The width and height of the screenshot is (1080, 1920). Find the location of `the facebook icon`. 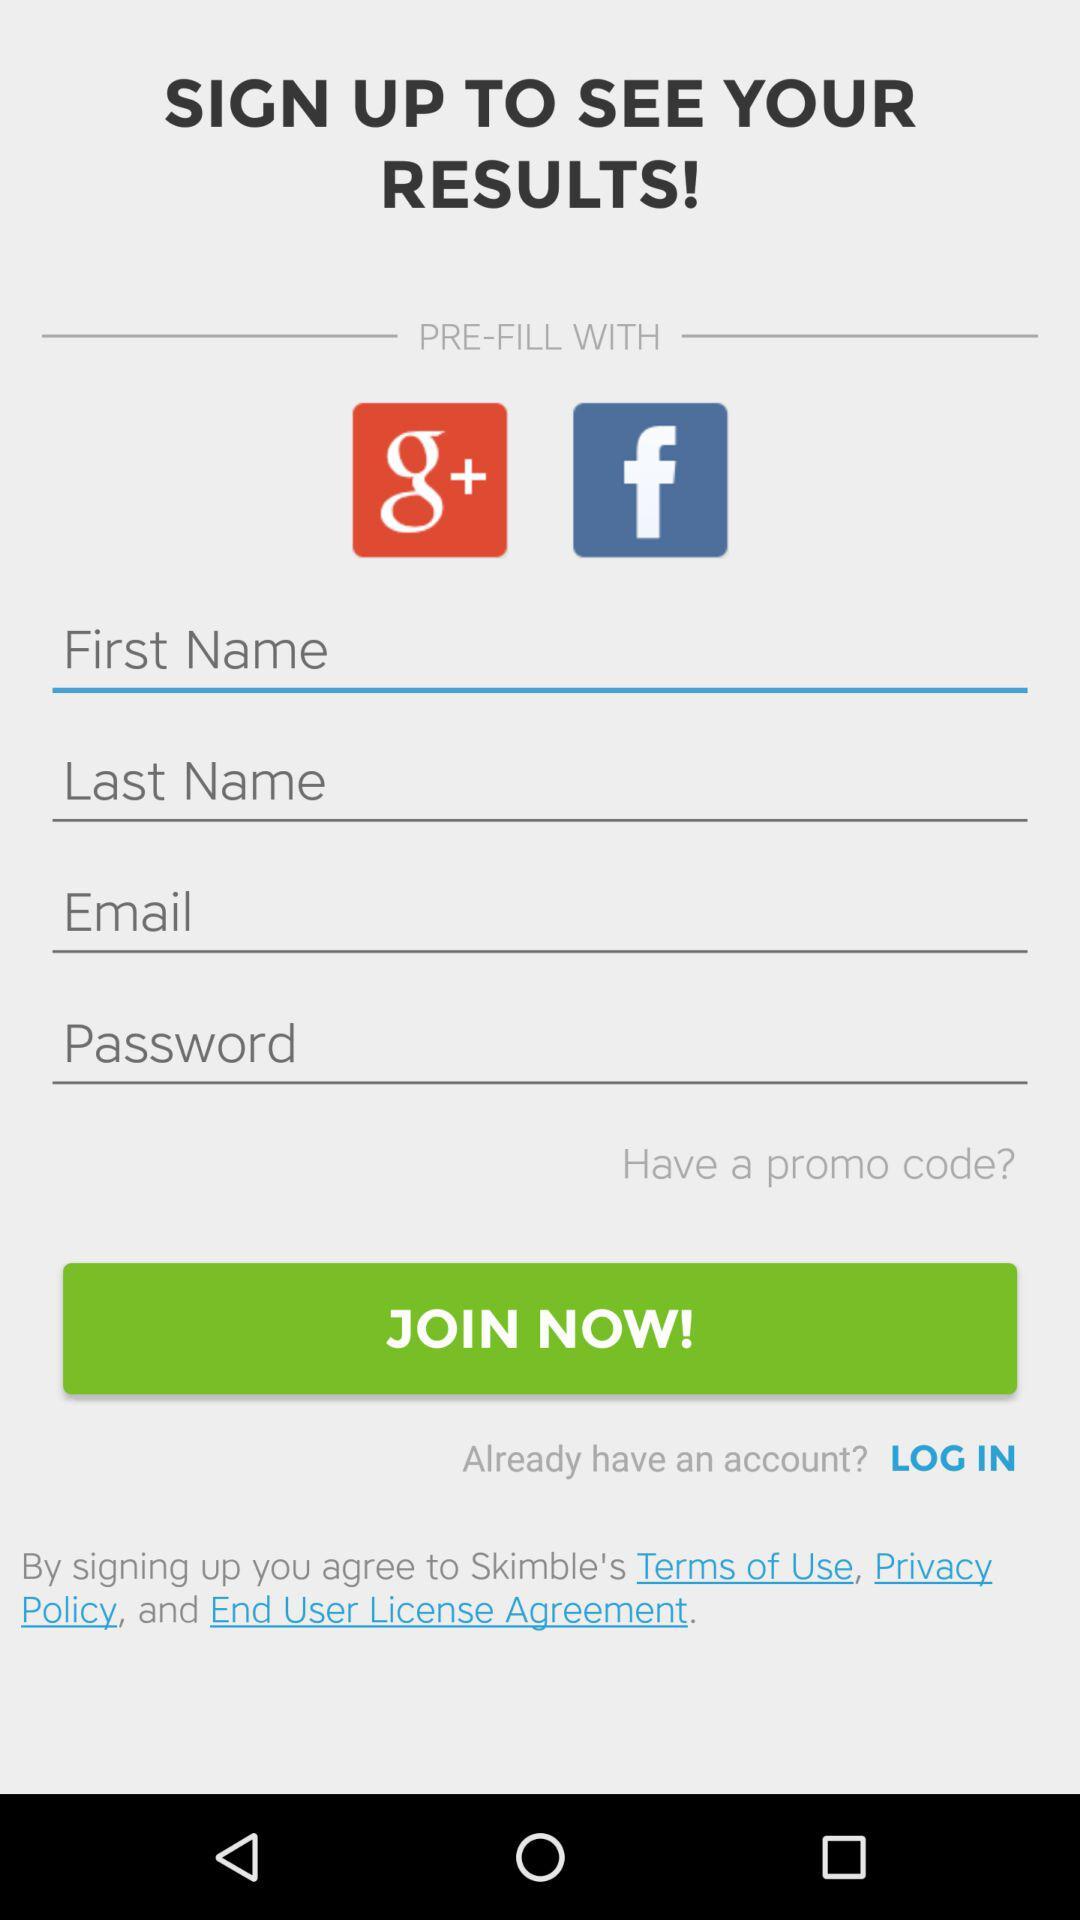

the facebook icon is located at coordinates (650, 480).